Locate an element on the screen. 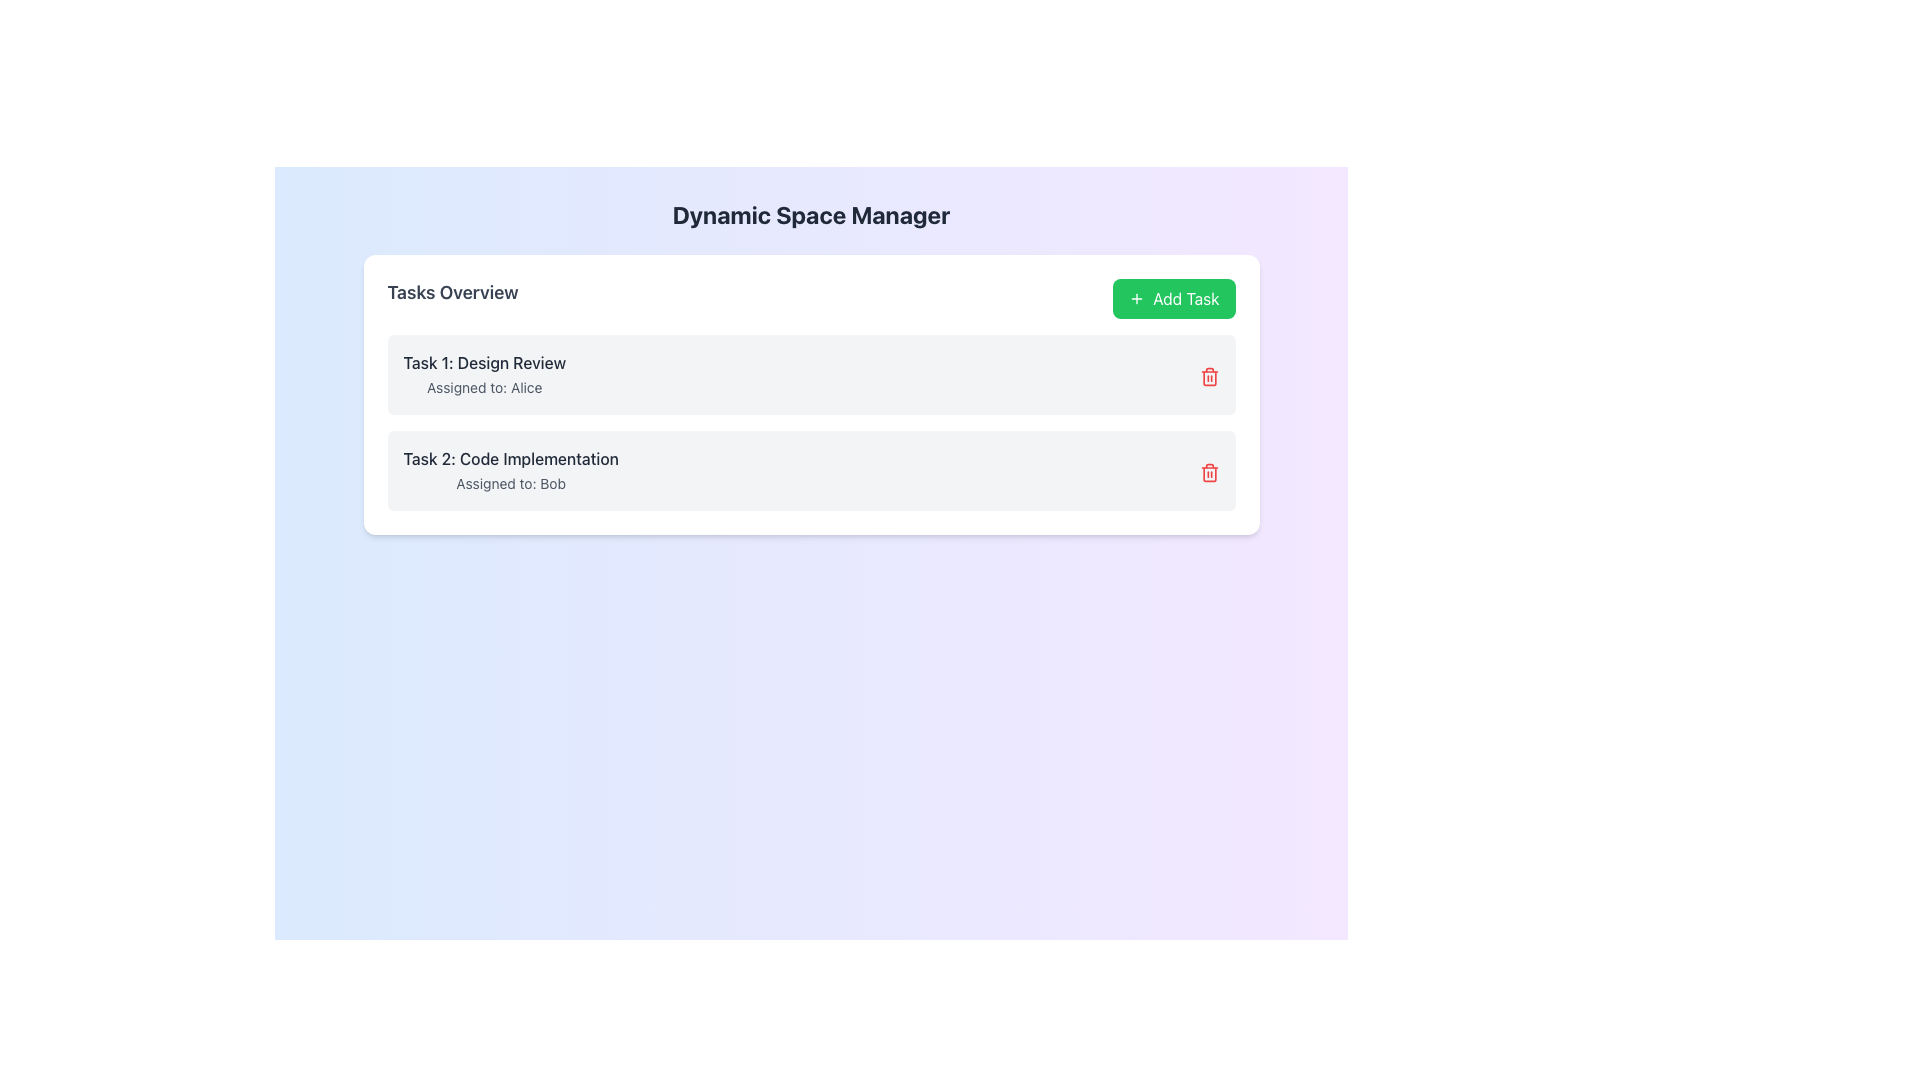  the red trash bin icon button is located at coordinates (1208, 376).